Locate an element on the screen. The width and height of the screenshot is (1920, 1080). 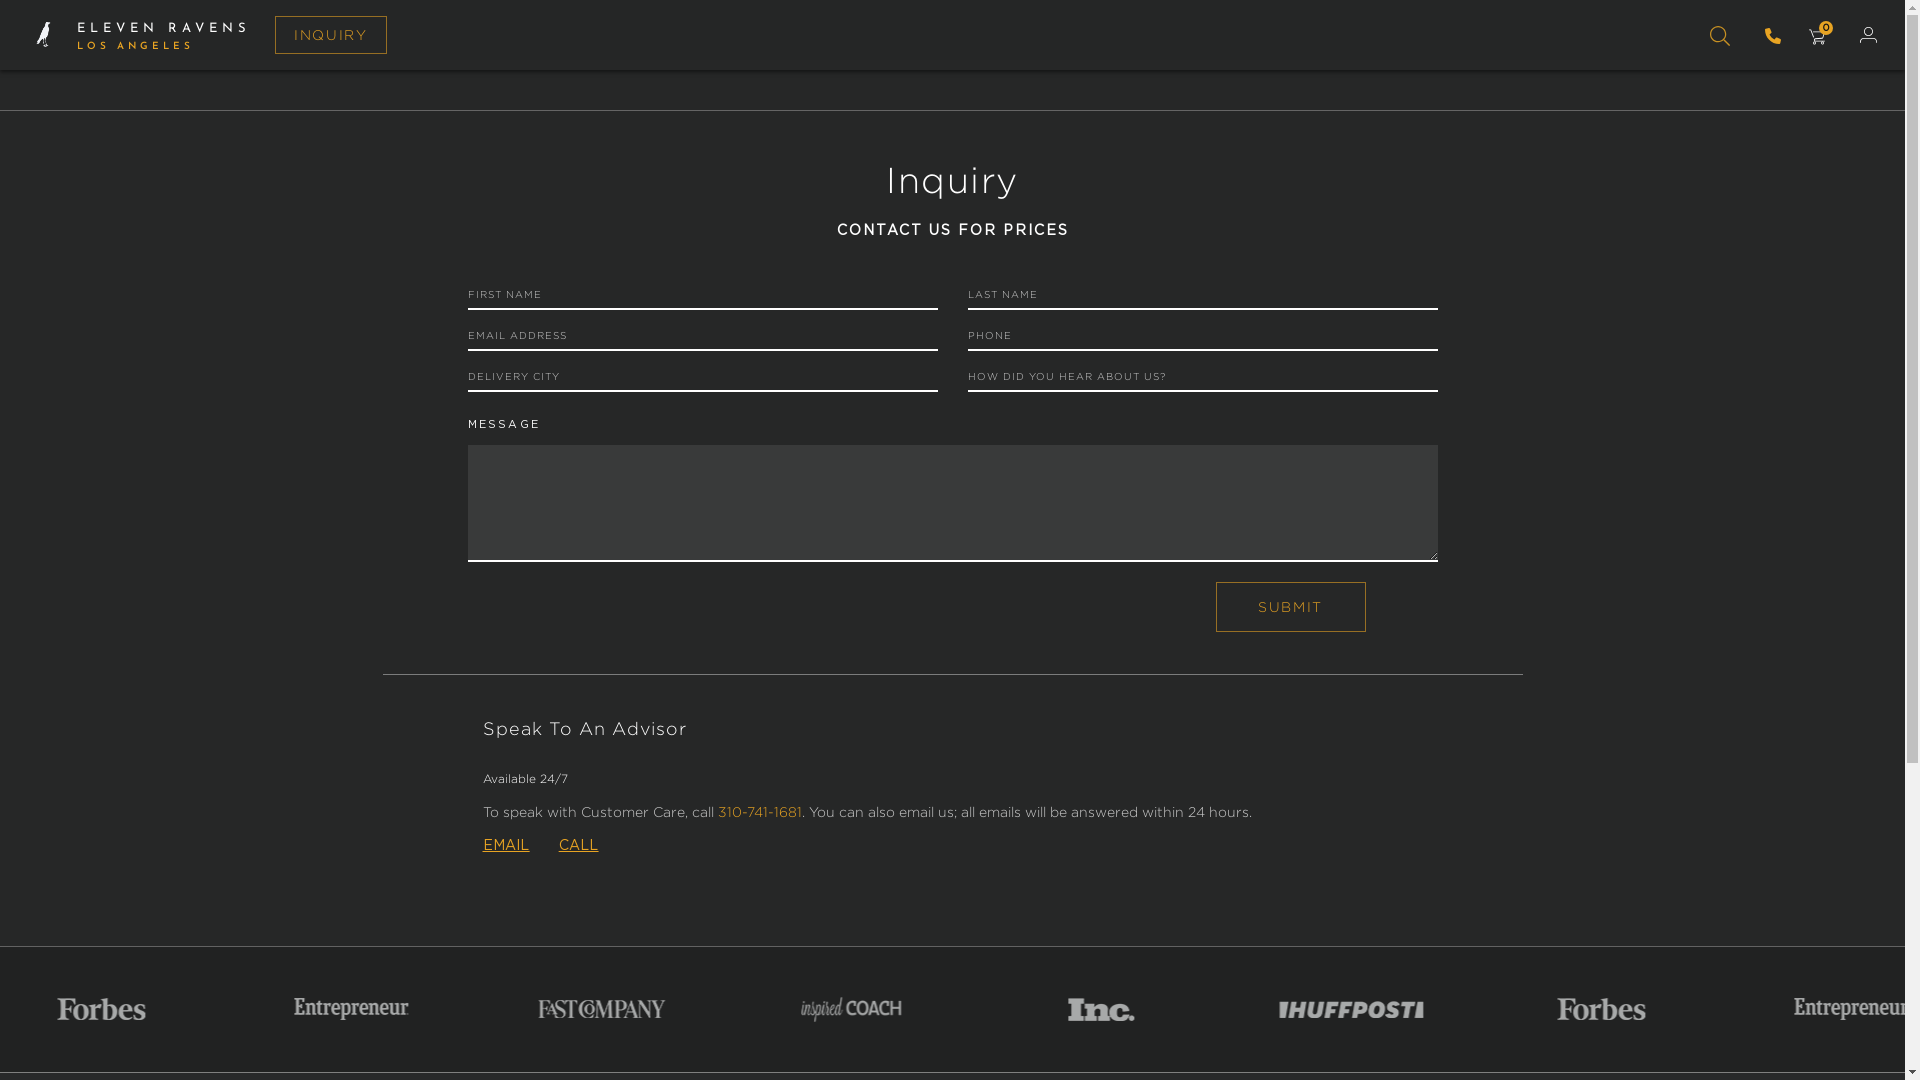
'INQUIRY' is located at coordinates (331, 34).